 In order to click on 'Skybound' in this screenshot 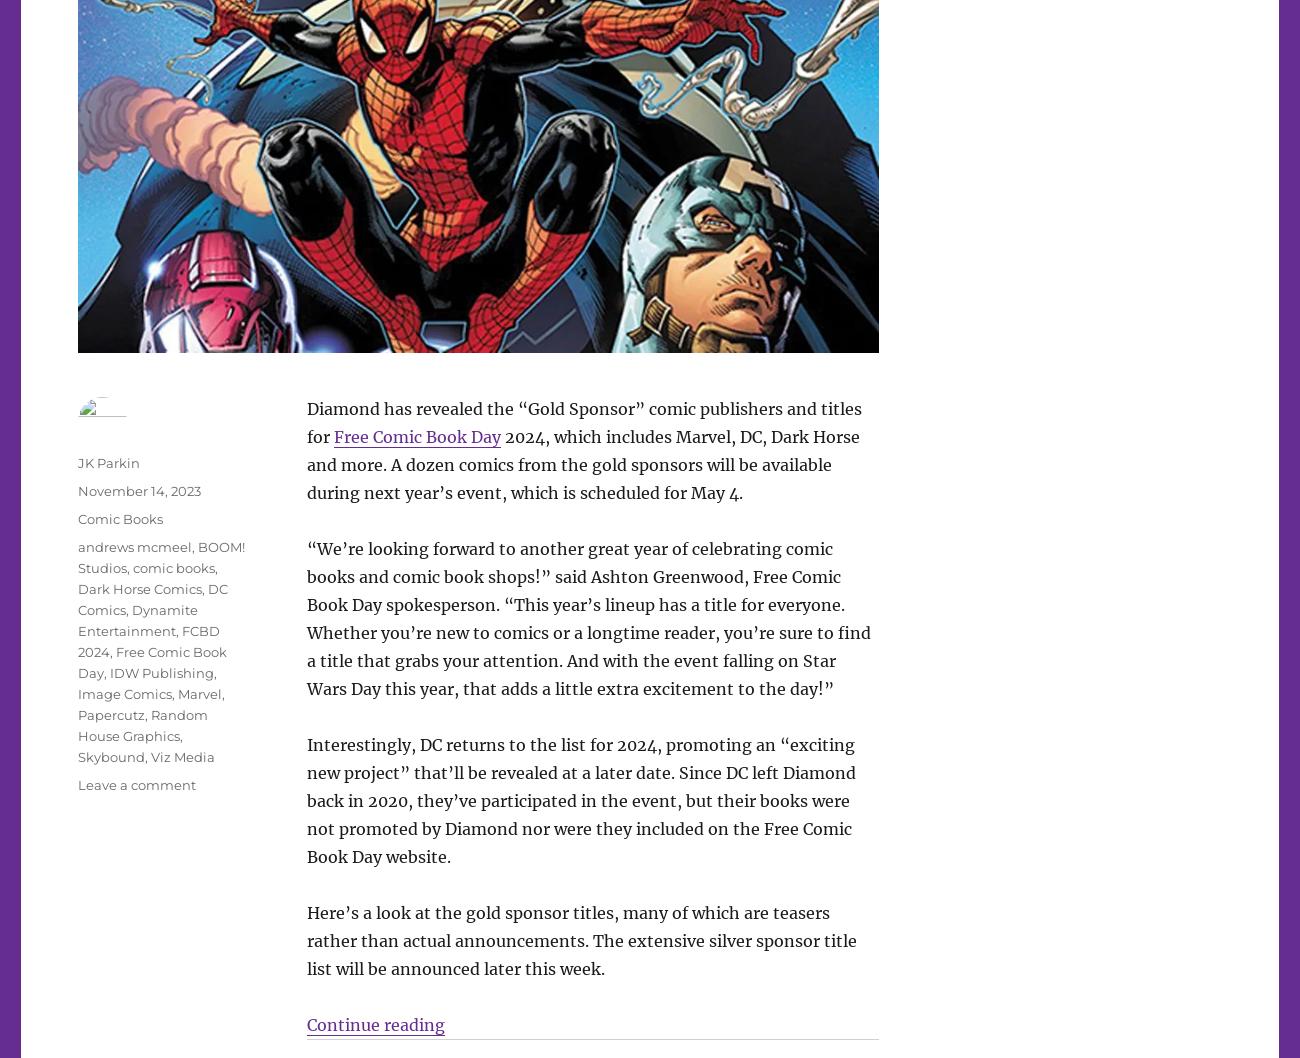, I will do `click(110, 756)`.